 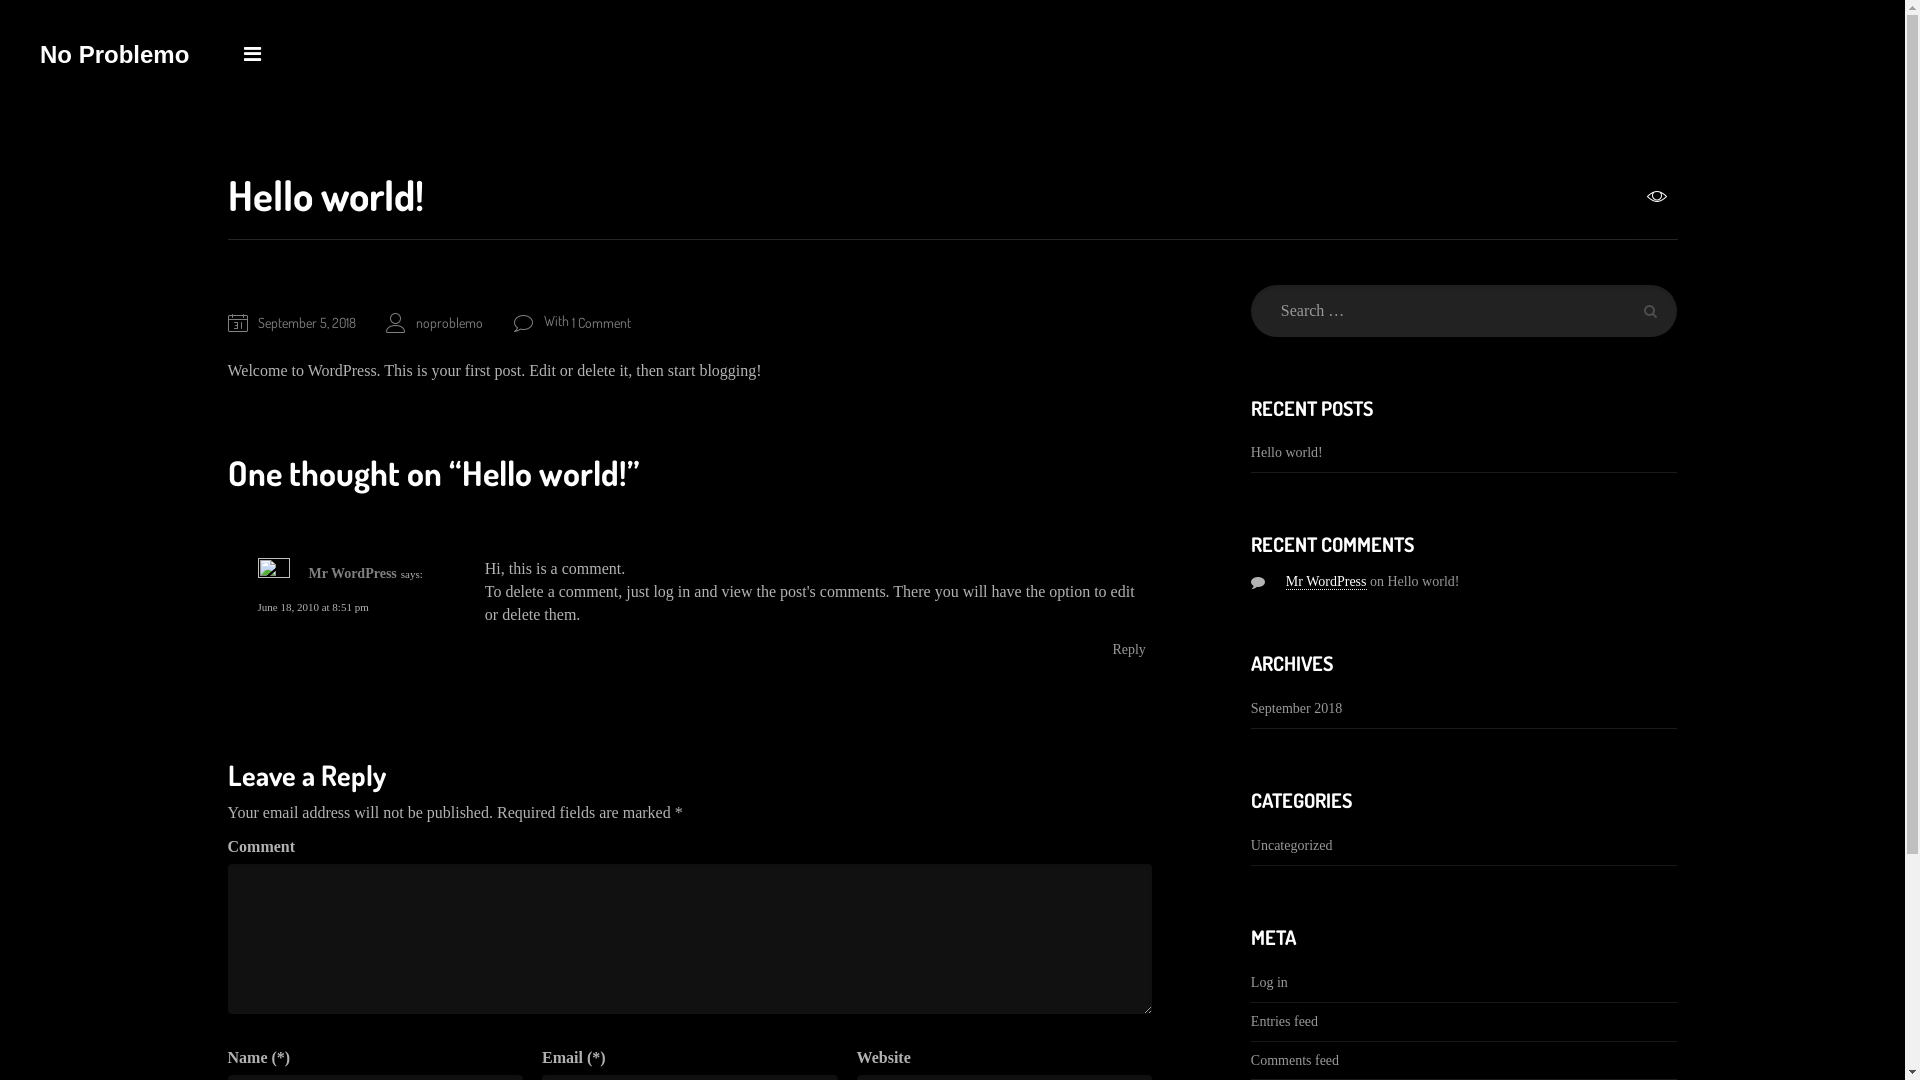 What do you see at coordinates (1326, 581) in the screenshot?
I see `'Mr WordPress'` at bounding box center [1326, 581].